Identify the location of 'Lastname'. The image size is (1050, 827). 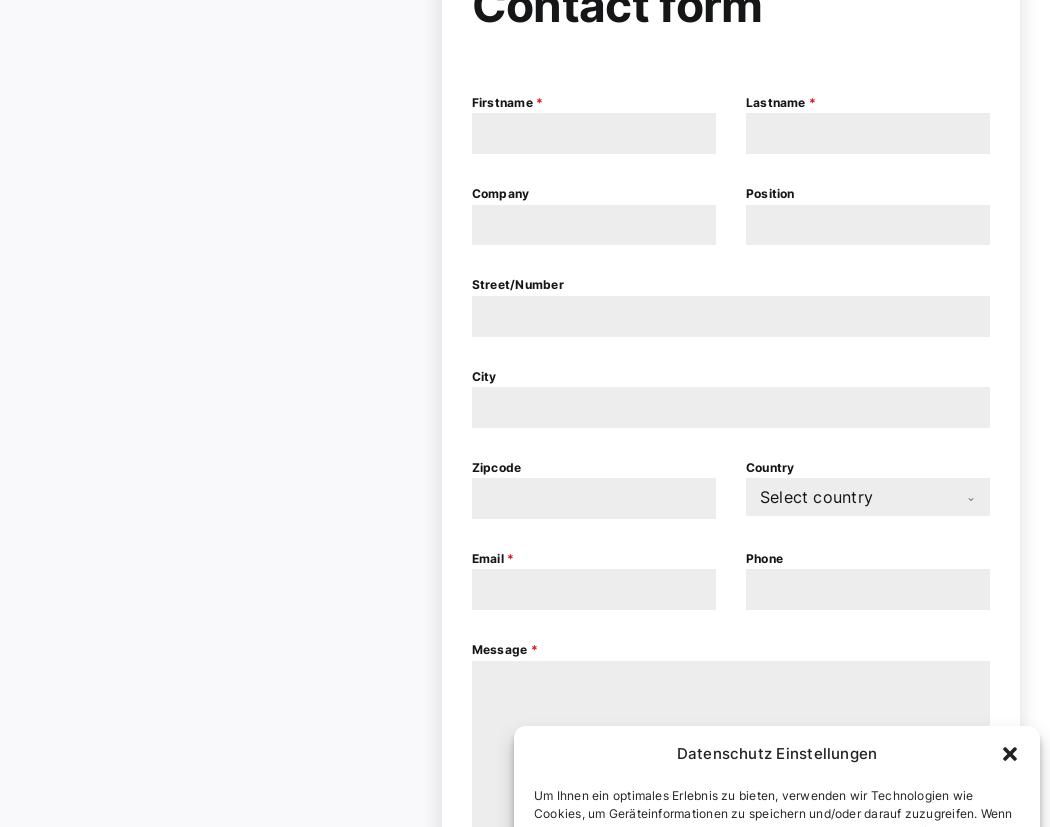
(776, 101).